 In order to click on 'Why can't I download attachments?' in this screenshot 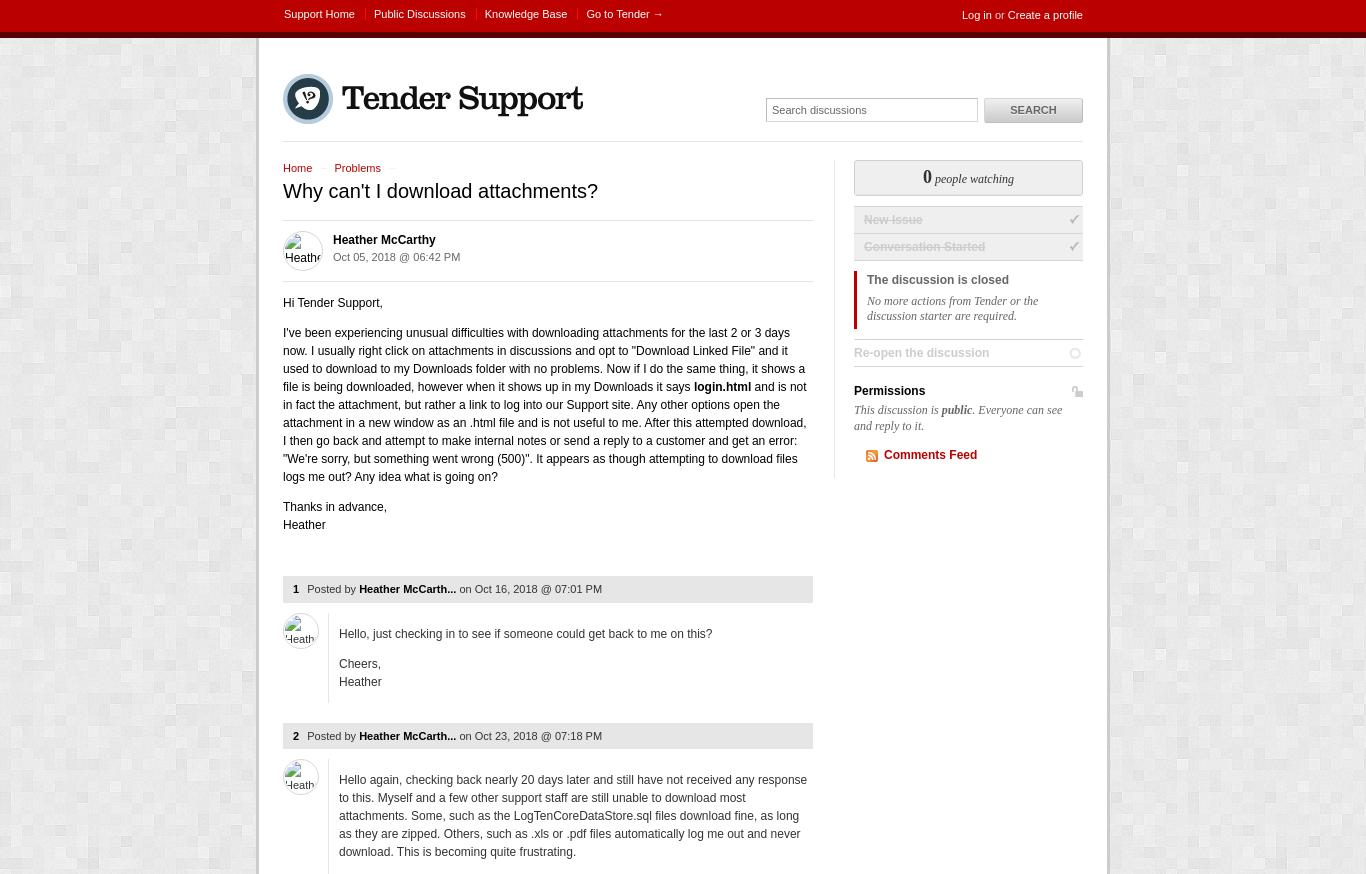, I will do `click(439, 189)`.